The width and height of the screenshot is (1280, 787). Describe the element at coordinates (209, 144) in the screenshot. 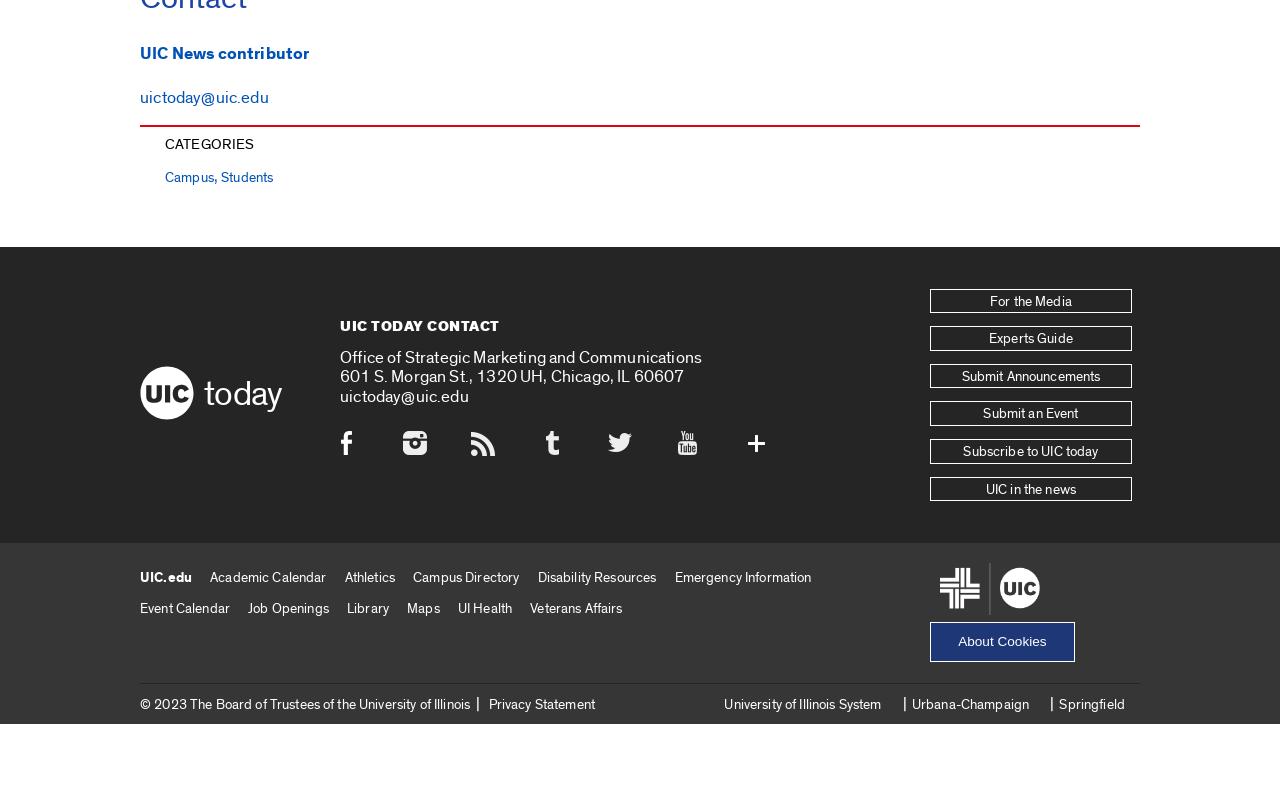

I see `'Categories'` at that location.